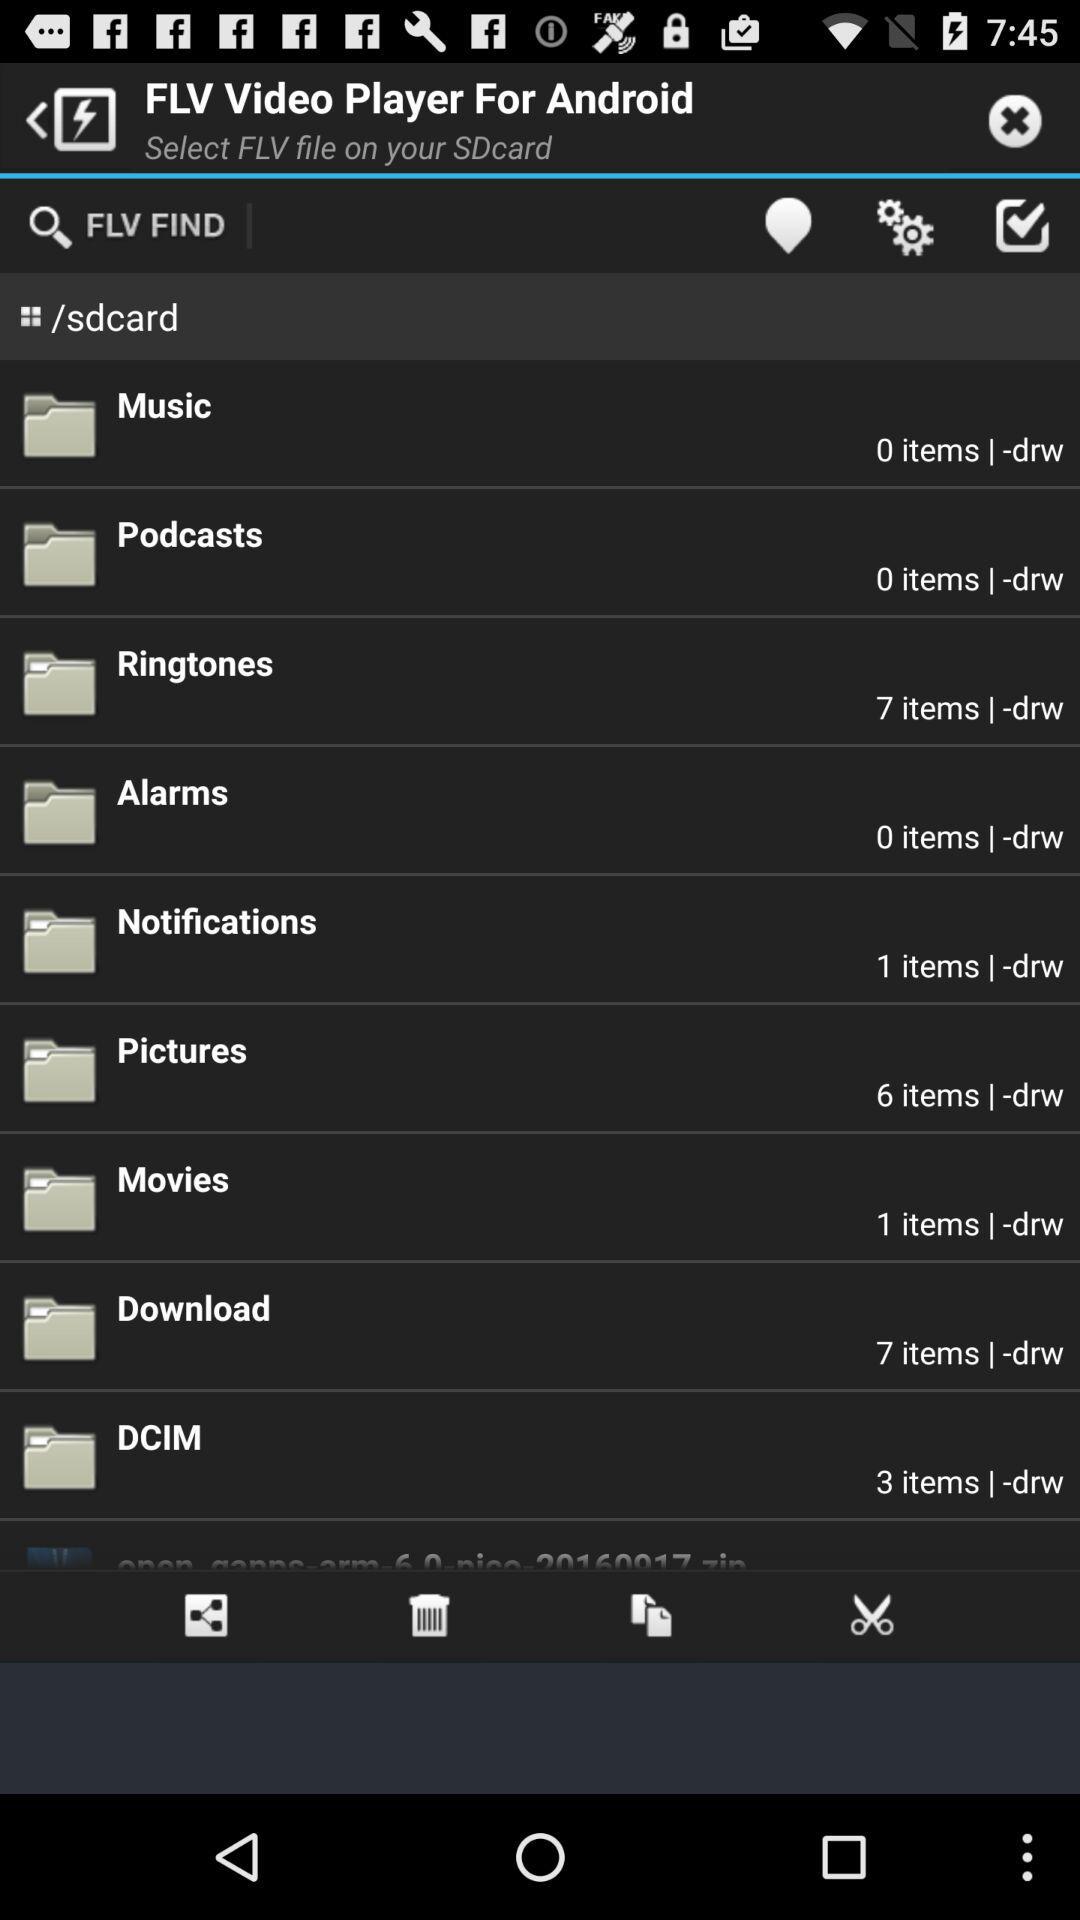 The width and height of the screenshot is (1080, 1920). Describe the element at coordinates (786, 225) in the screenshot. I see `icon above music` at that location.